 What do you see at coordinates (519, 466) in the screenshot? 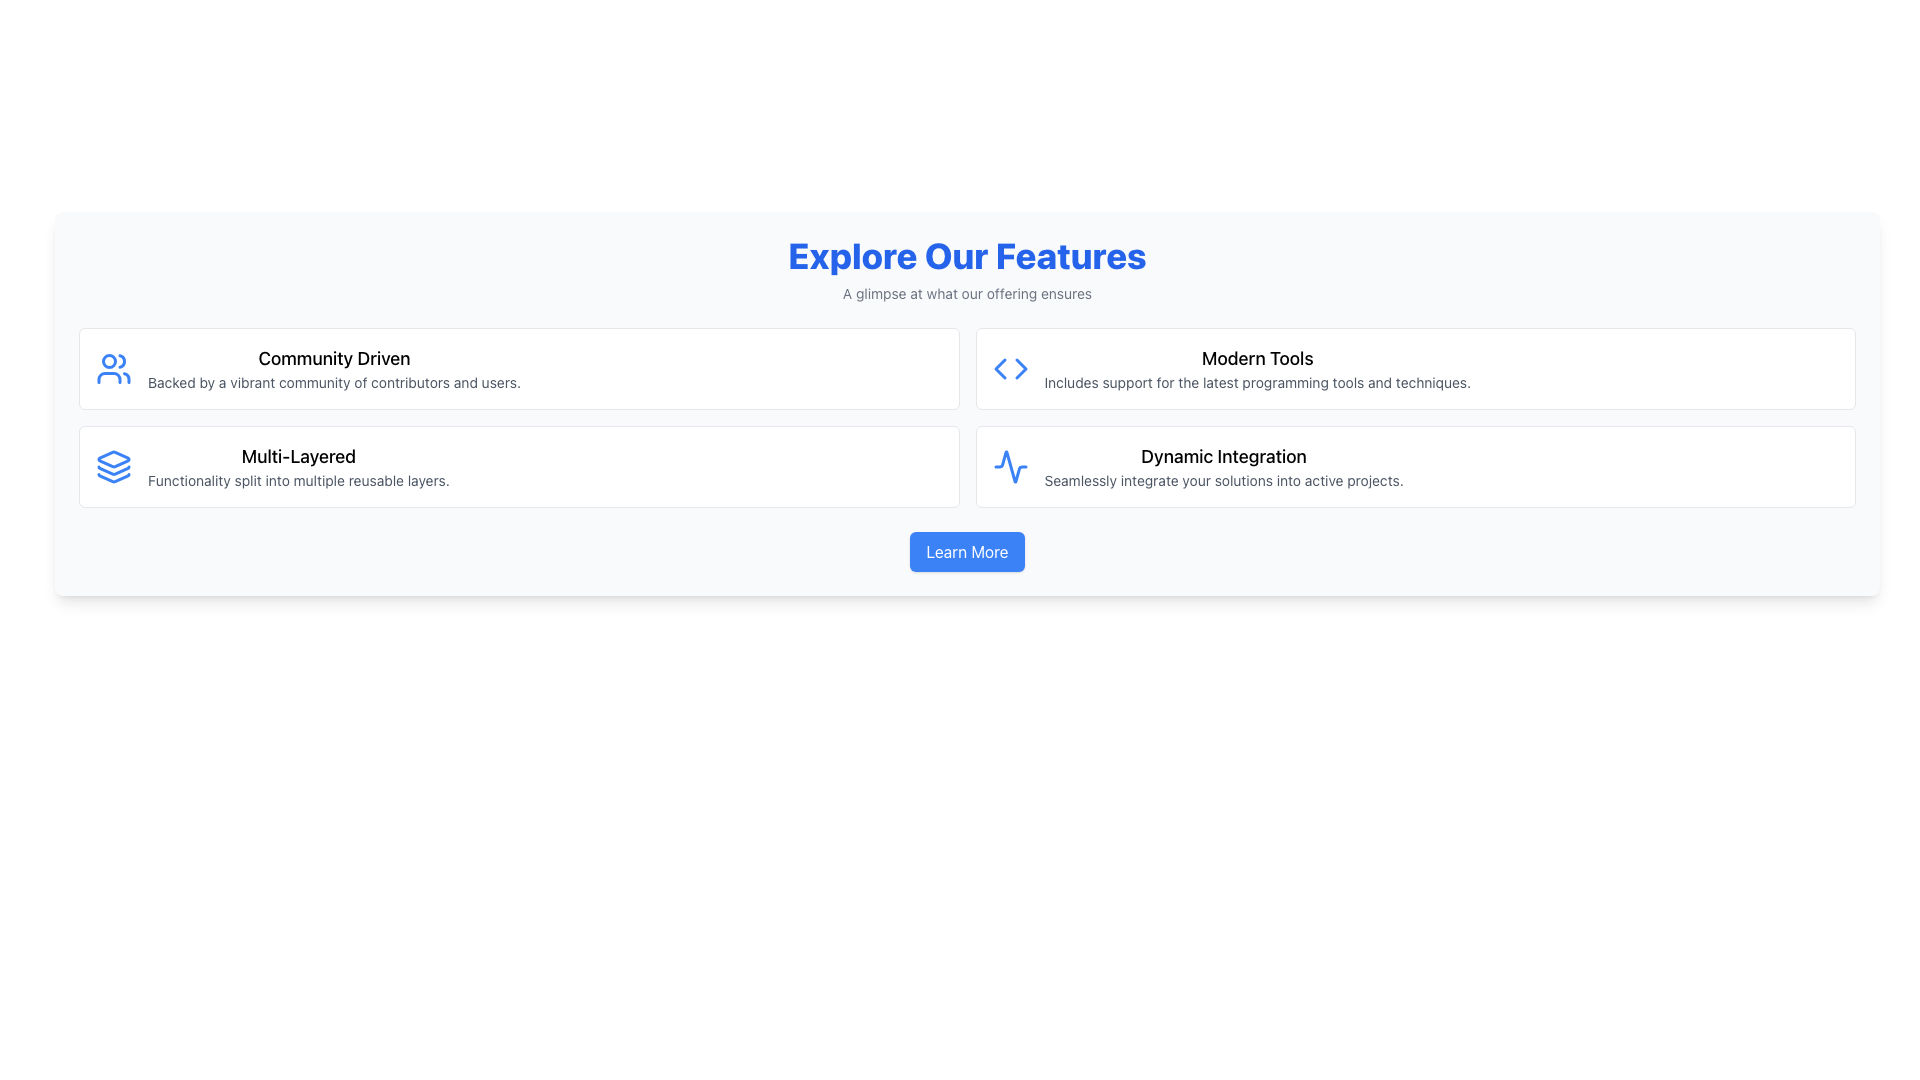
I see `the Informational card located in the lower left quadrant of the grid layout, positioned below the 'Community Driven' card and to the left of the 'Dynamic Integration' card, if it is clickable` at bounding box center [519, 466].